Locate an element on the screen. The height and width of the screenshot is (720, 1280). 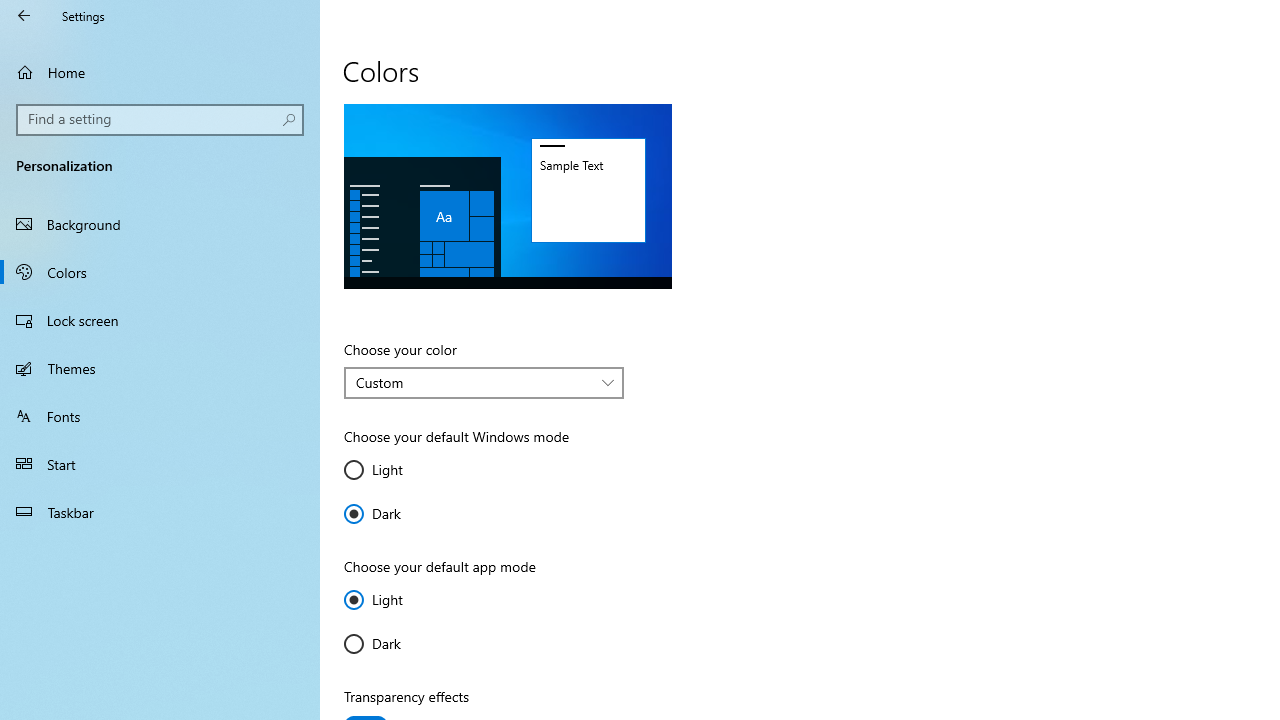
'Lock screen' is located at coordinates (160, 319).